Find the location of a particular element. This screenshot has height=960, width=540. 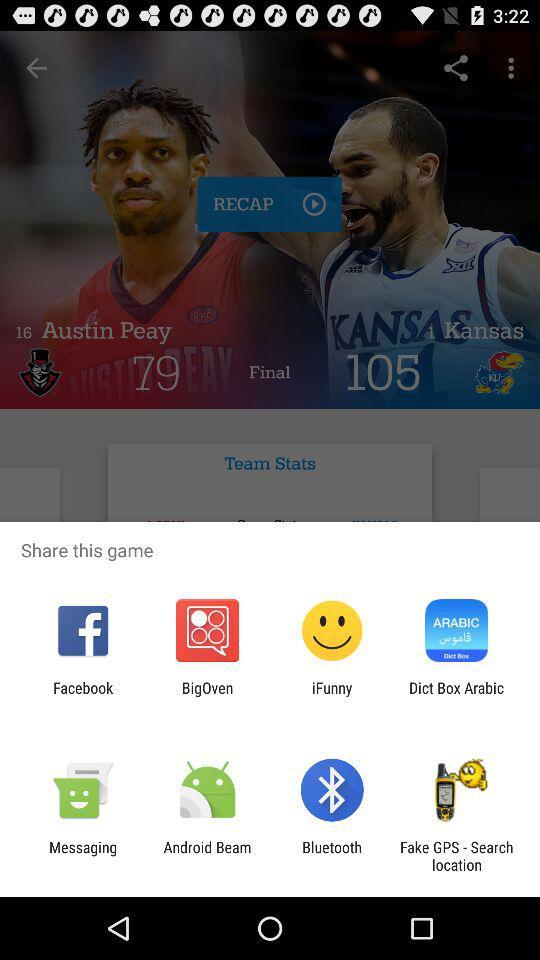

fake gps search app is located at coordinates (456, 855).